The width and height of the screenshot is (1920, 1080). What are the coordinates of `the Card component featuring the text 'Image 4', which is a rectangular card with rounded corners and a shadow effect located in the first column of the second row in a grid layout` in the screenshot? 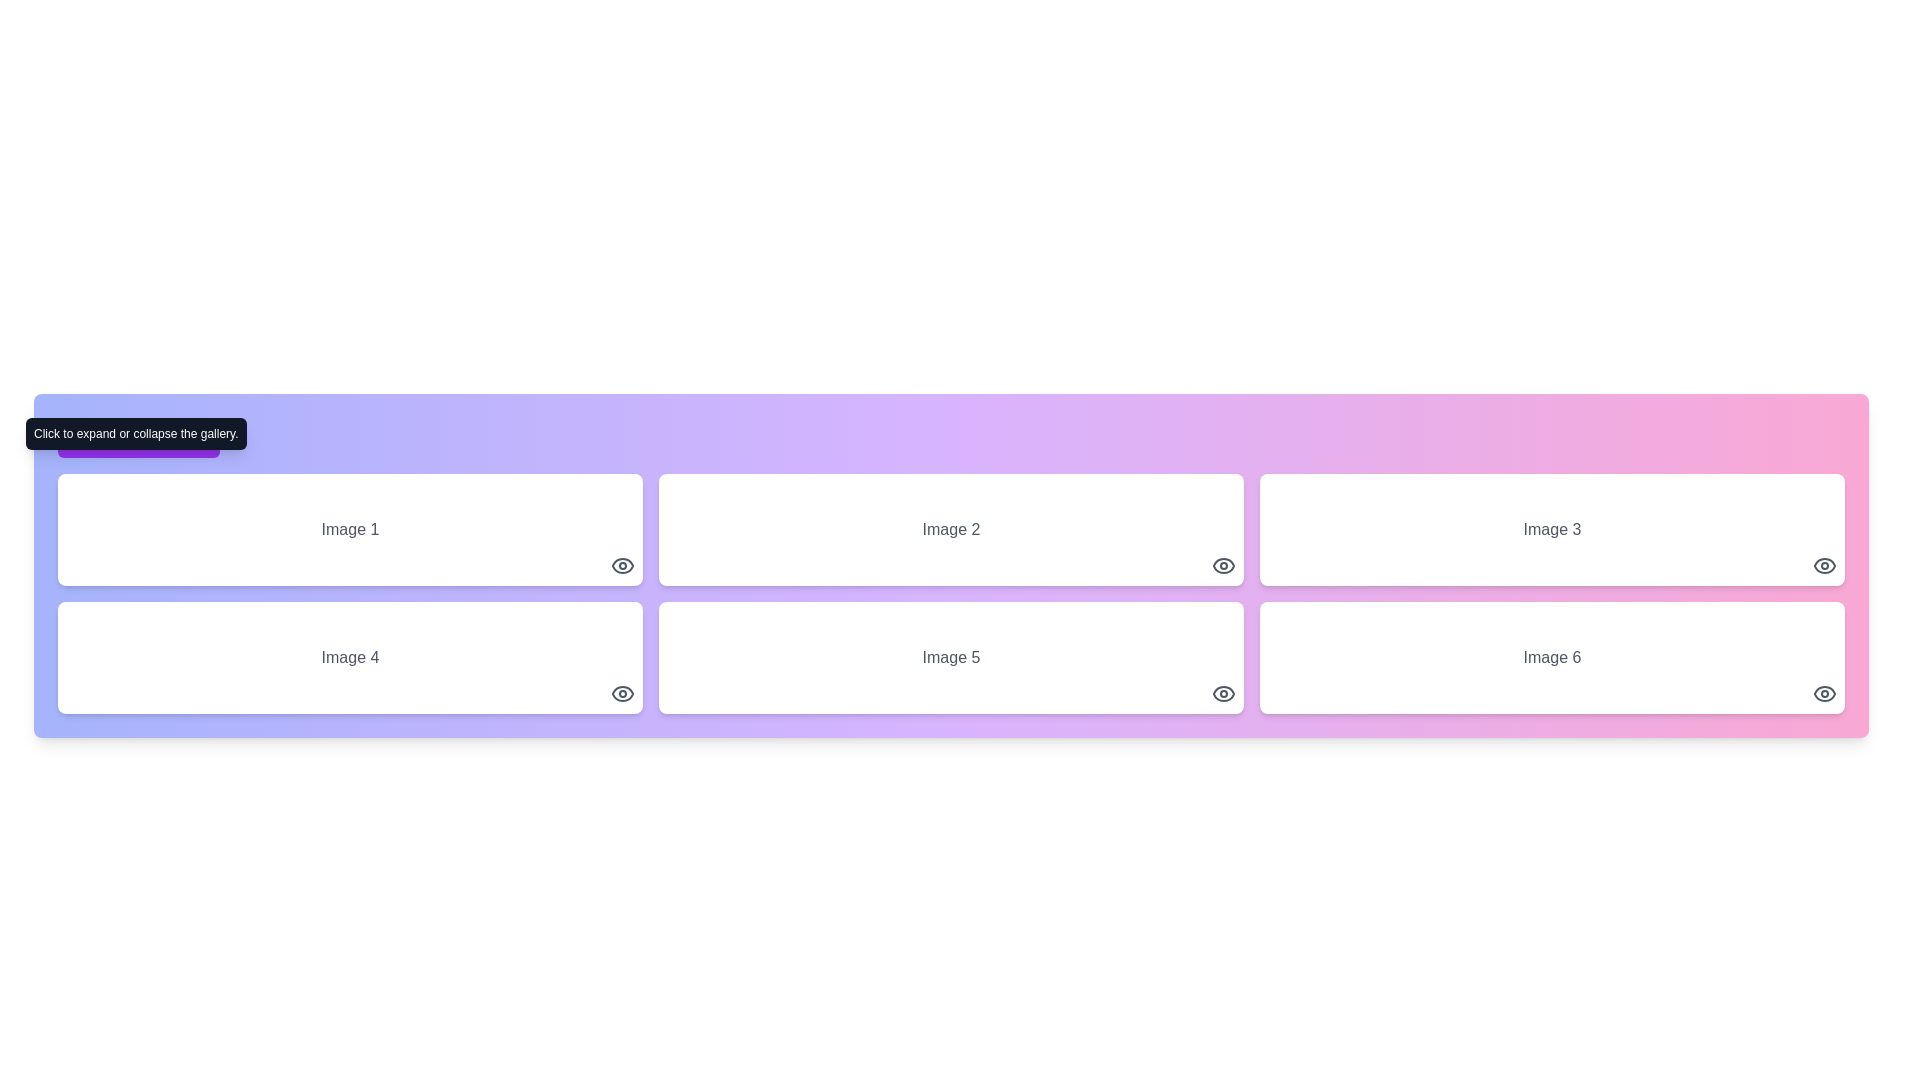 It's located at (350, 658).